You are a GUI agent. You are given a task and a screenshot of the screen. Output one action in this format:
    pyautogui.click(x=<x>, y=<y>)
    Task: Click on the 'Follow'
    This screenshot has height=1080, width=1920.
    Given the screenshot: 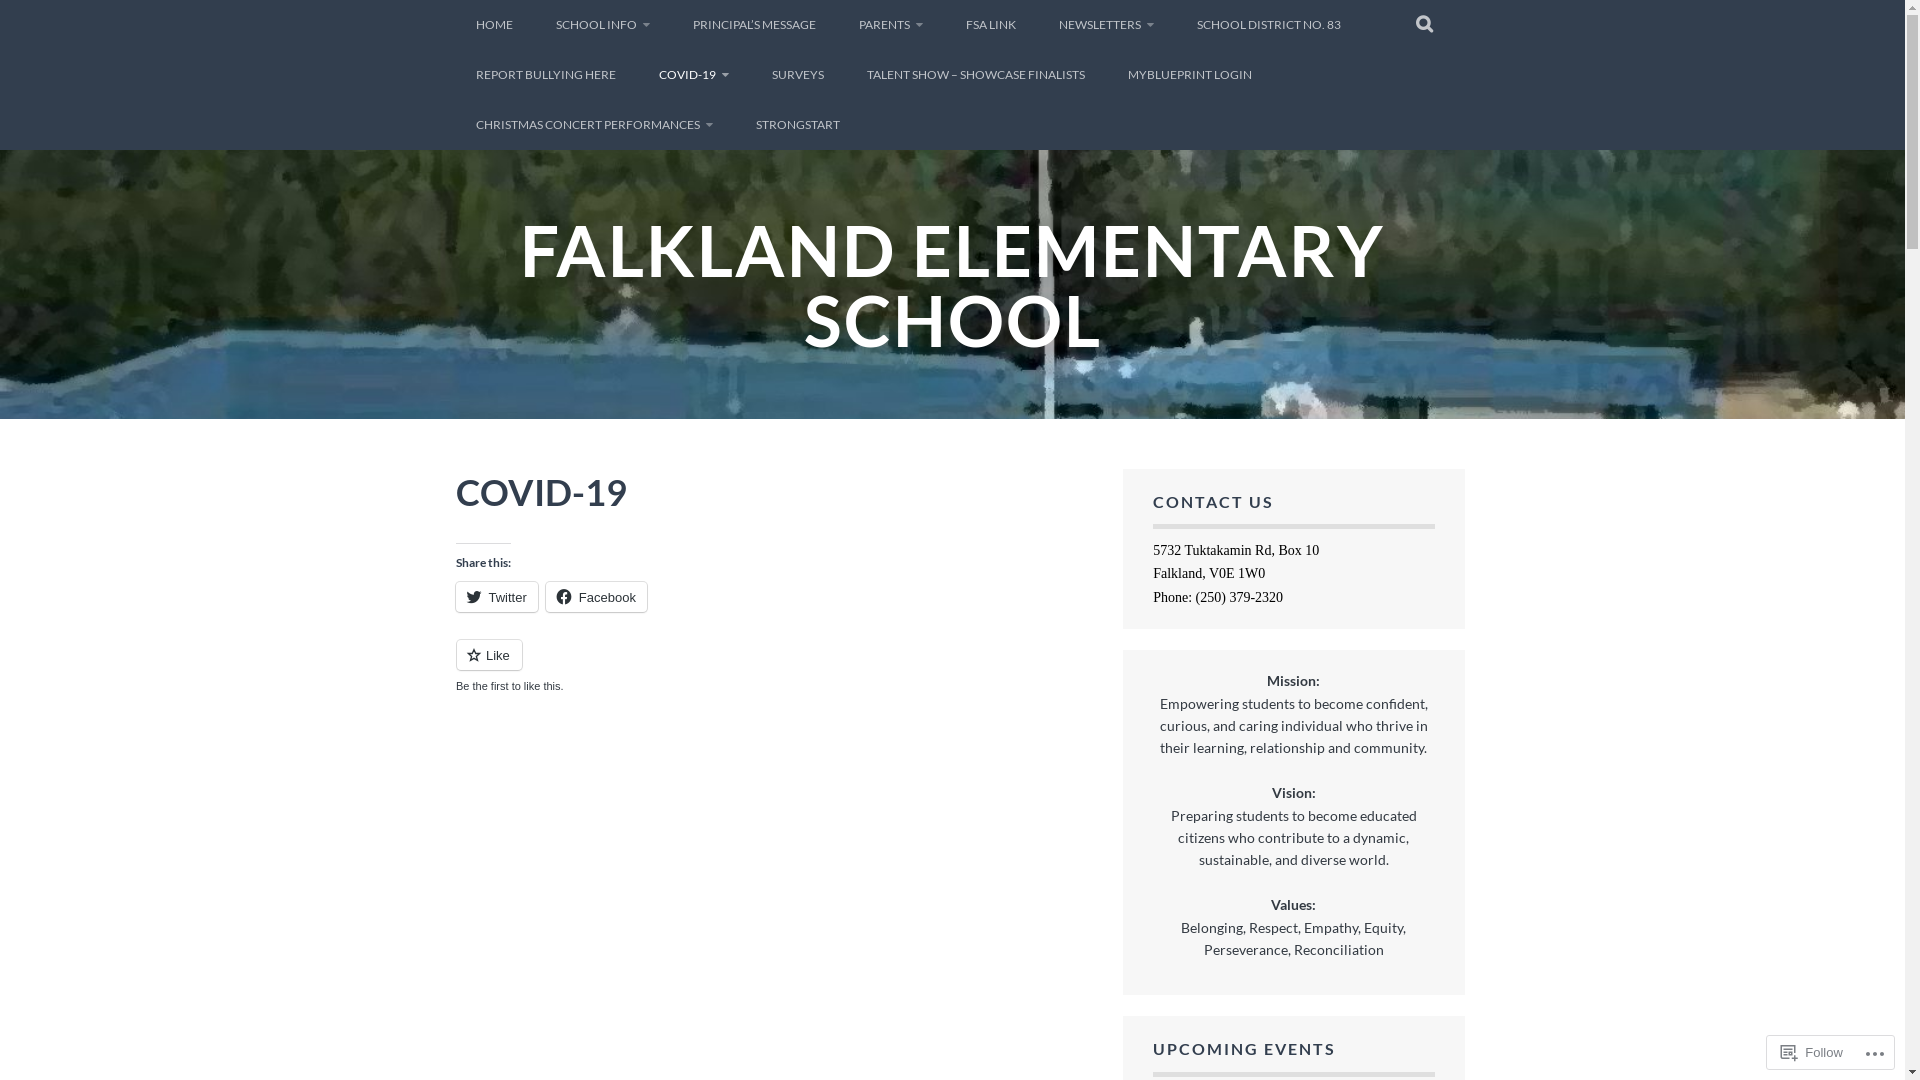 What is the action you would take?
    pyautogui.click(x=1812, y=1051)
    